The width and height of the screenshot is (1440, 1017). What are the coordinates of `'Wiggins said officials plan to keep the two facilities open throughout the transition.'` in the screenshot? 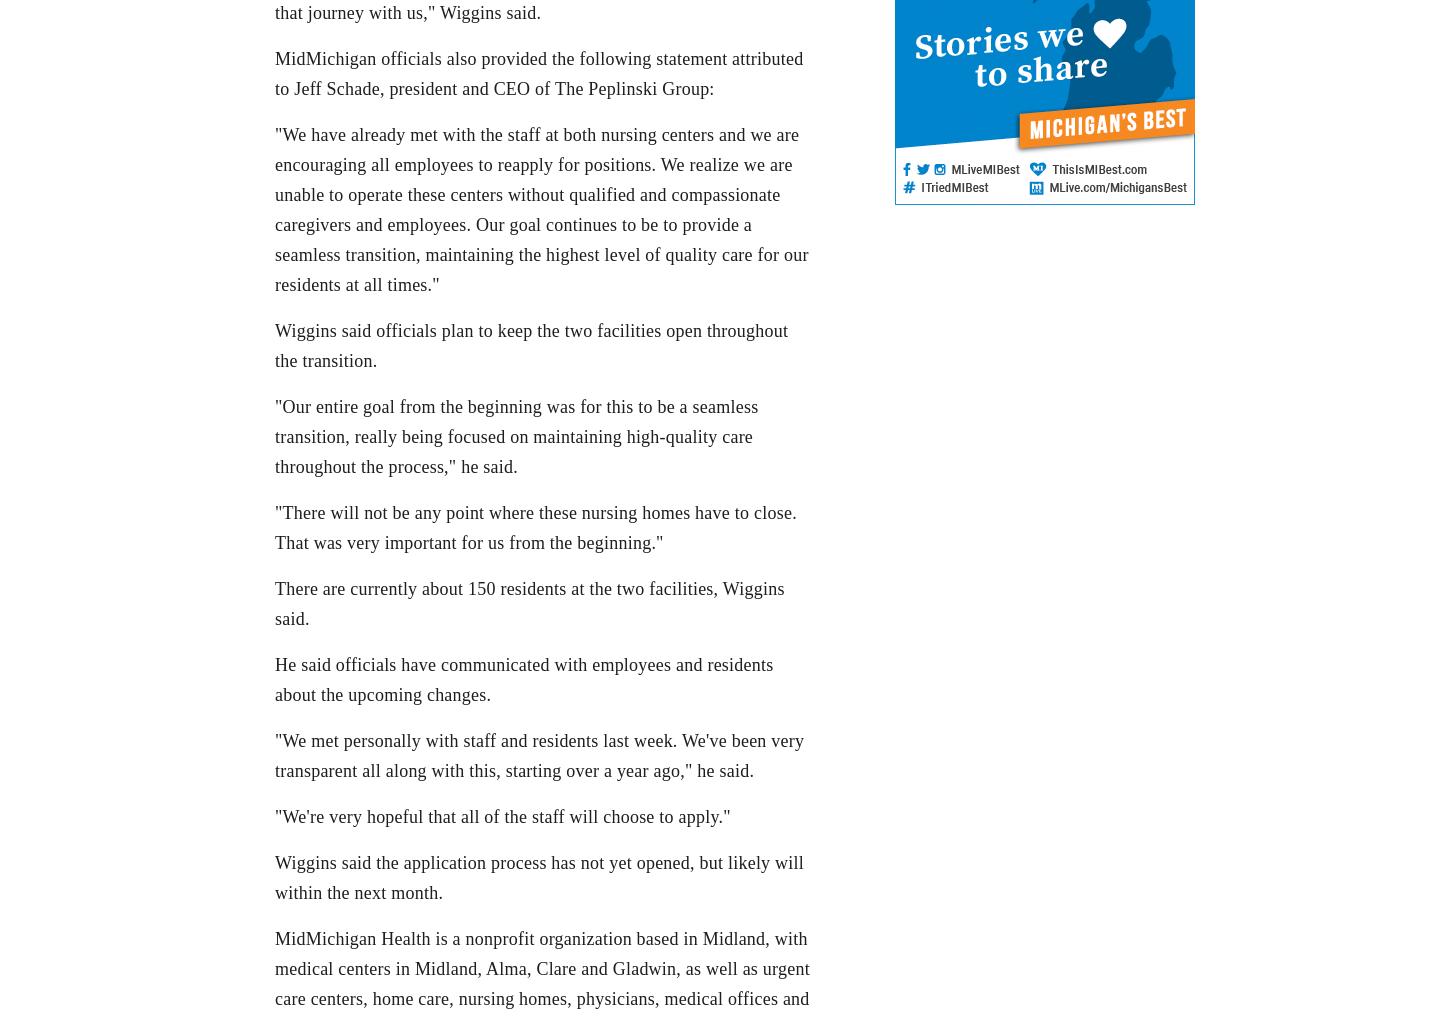 It's located at (274, 343).